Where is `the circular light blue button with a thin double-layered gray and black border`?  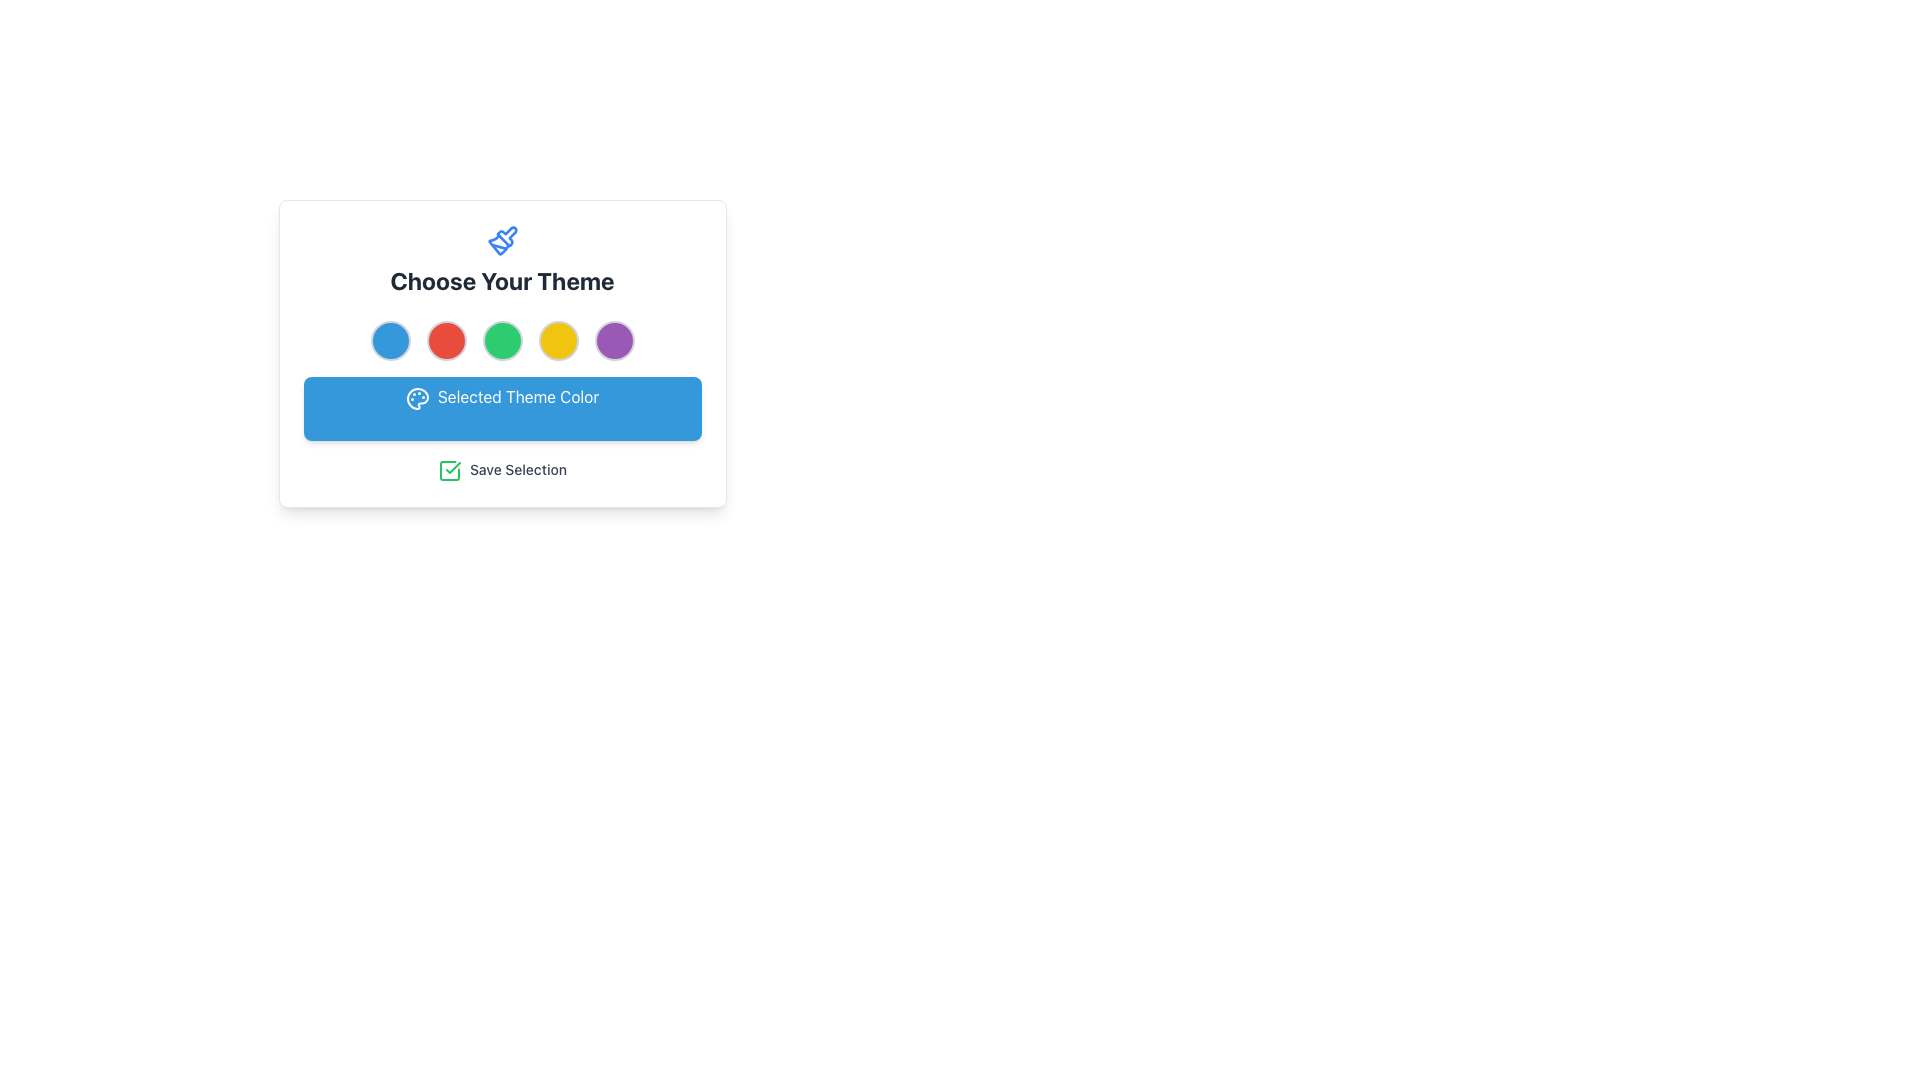
the circular light blue button with a thin double-layered gray and black border is located at coordinates (390, 339).